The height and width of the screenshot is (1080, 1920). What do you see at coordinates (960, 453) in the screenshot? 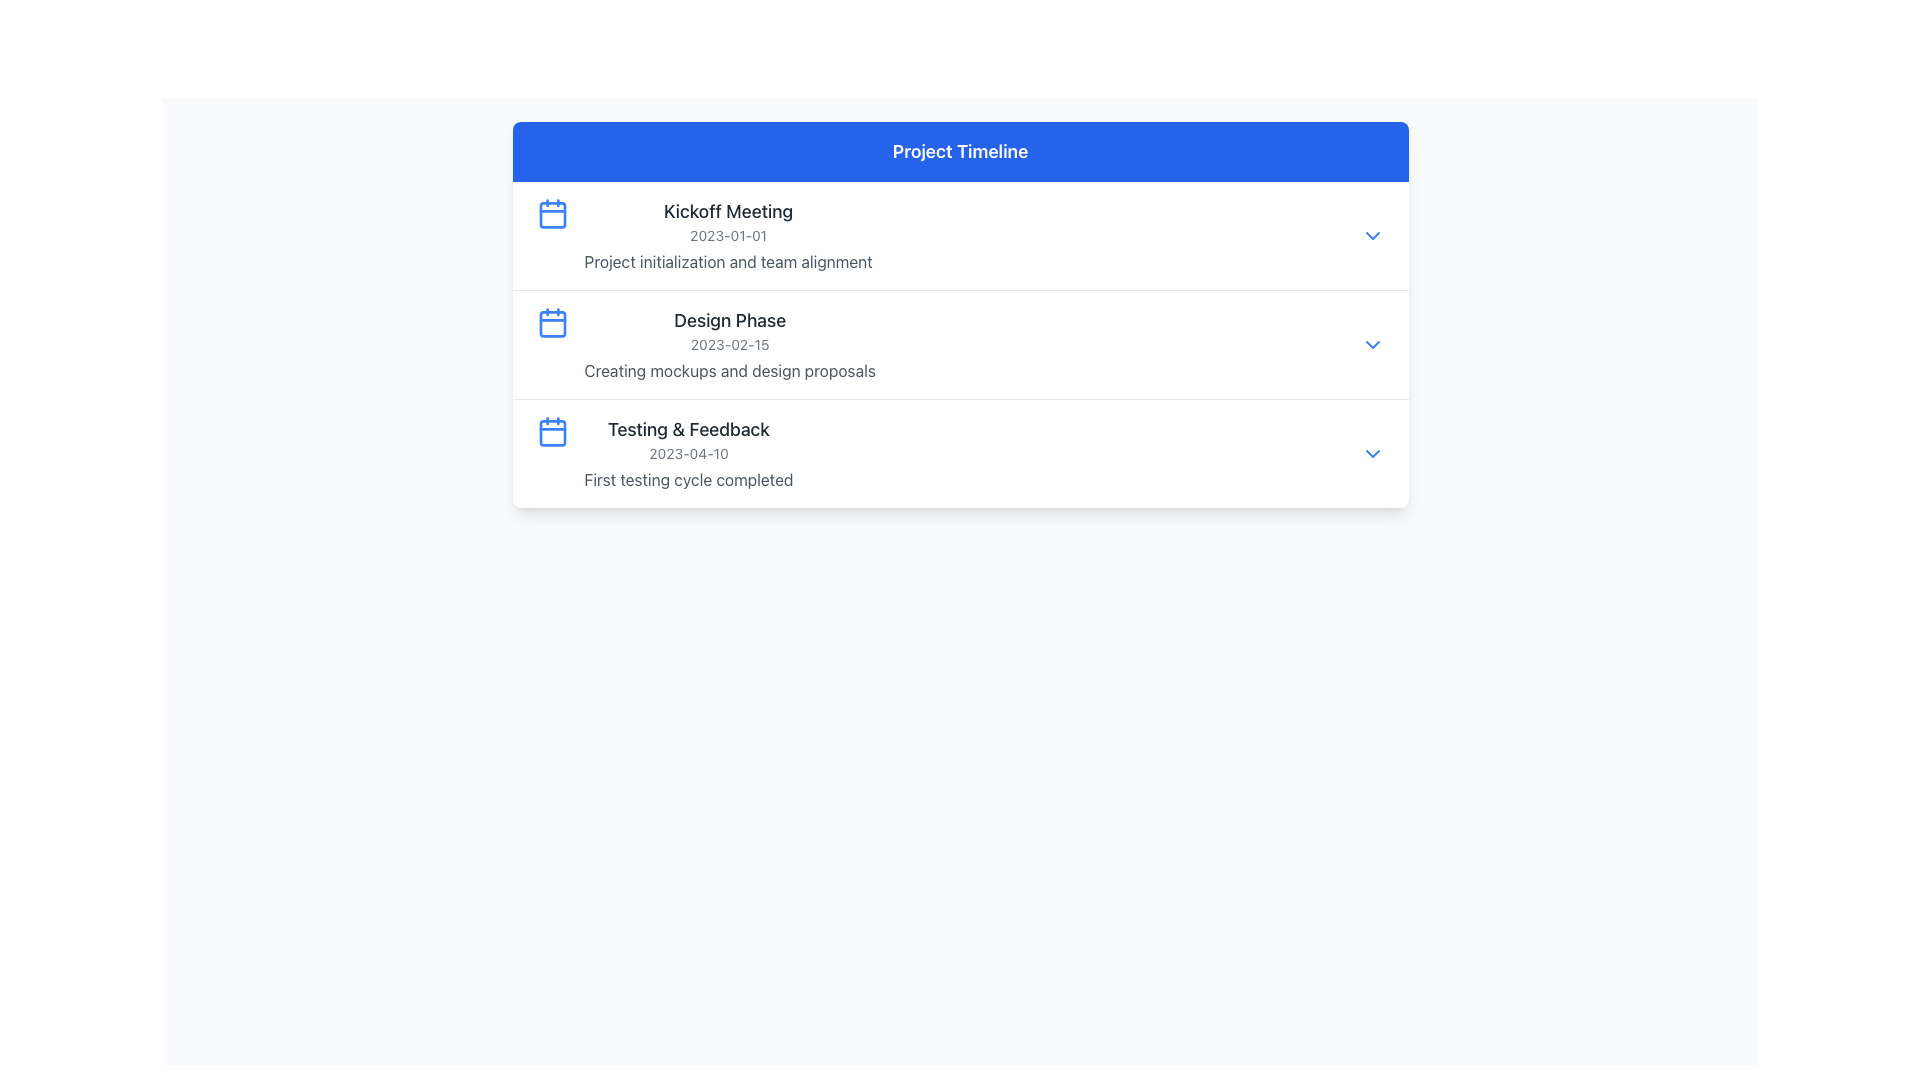
I see `the timeline item representing the 'Testing & Feedback' phase in the Project Timeline list, which is the third entry in the vertically stacked list` at bounding box center [960, 453].